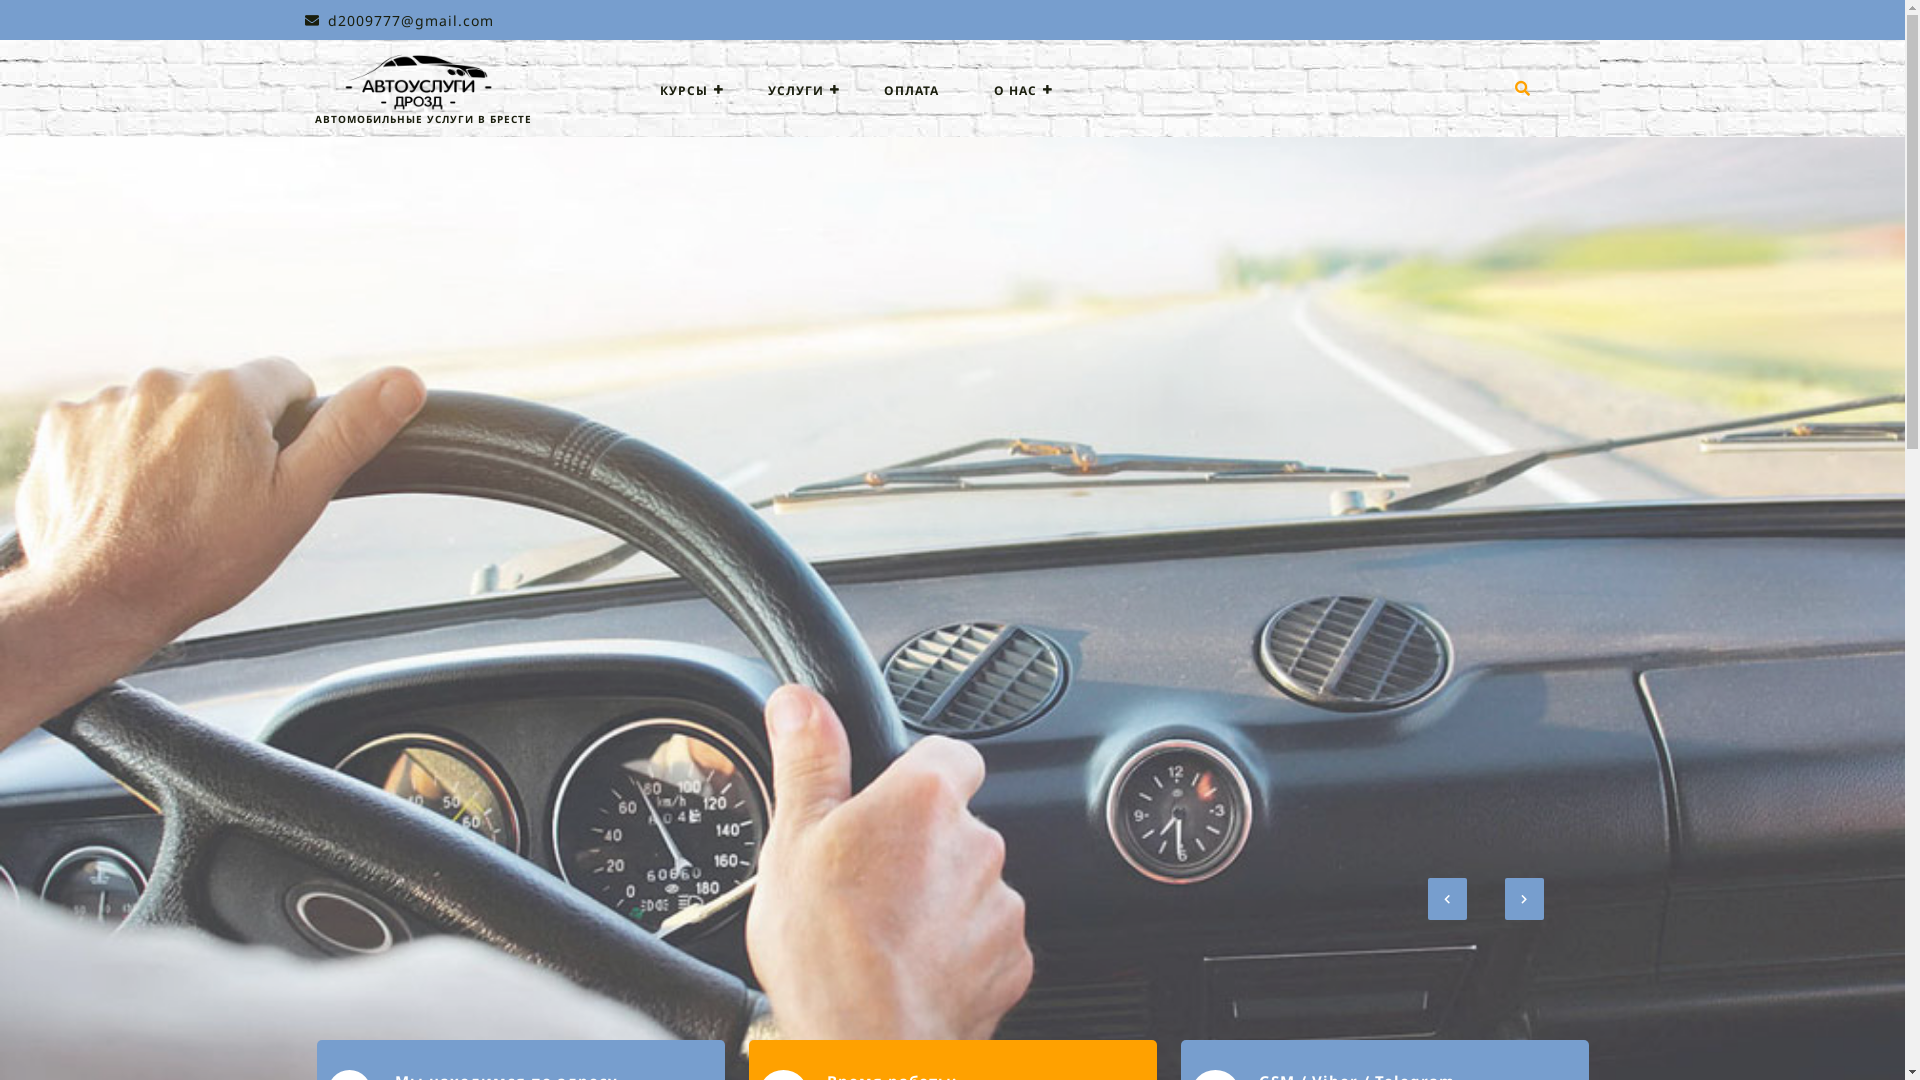  What do you see at coordinates (1525, 101) in the screenshot?
I see `'Search'` at bounding box center [1525, 101].